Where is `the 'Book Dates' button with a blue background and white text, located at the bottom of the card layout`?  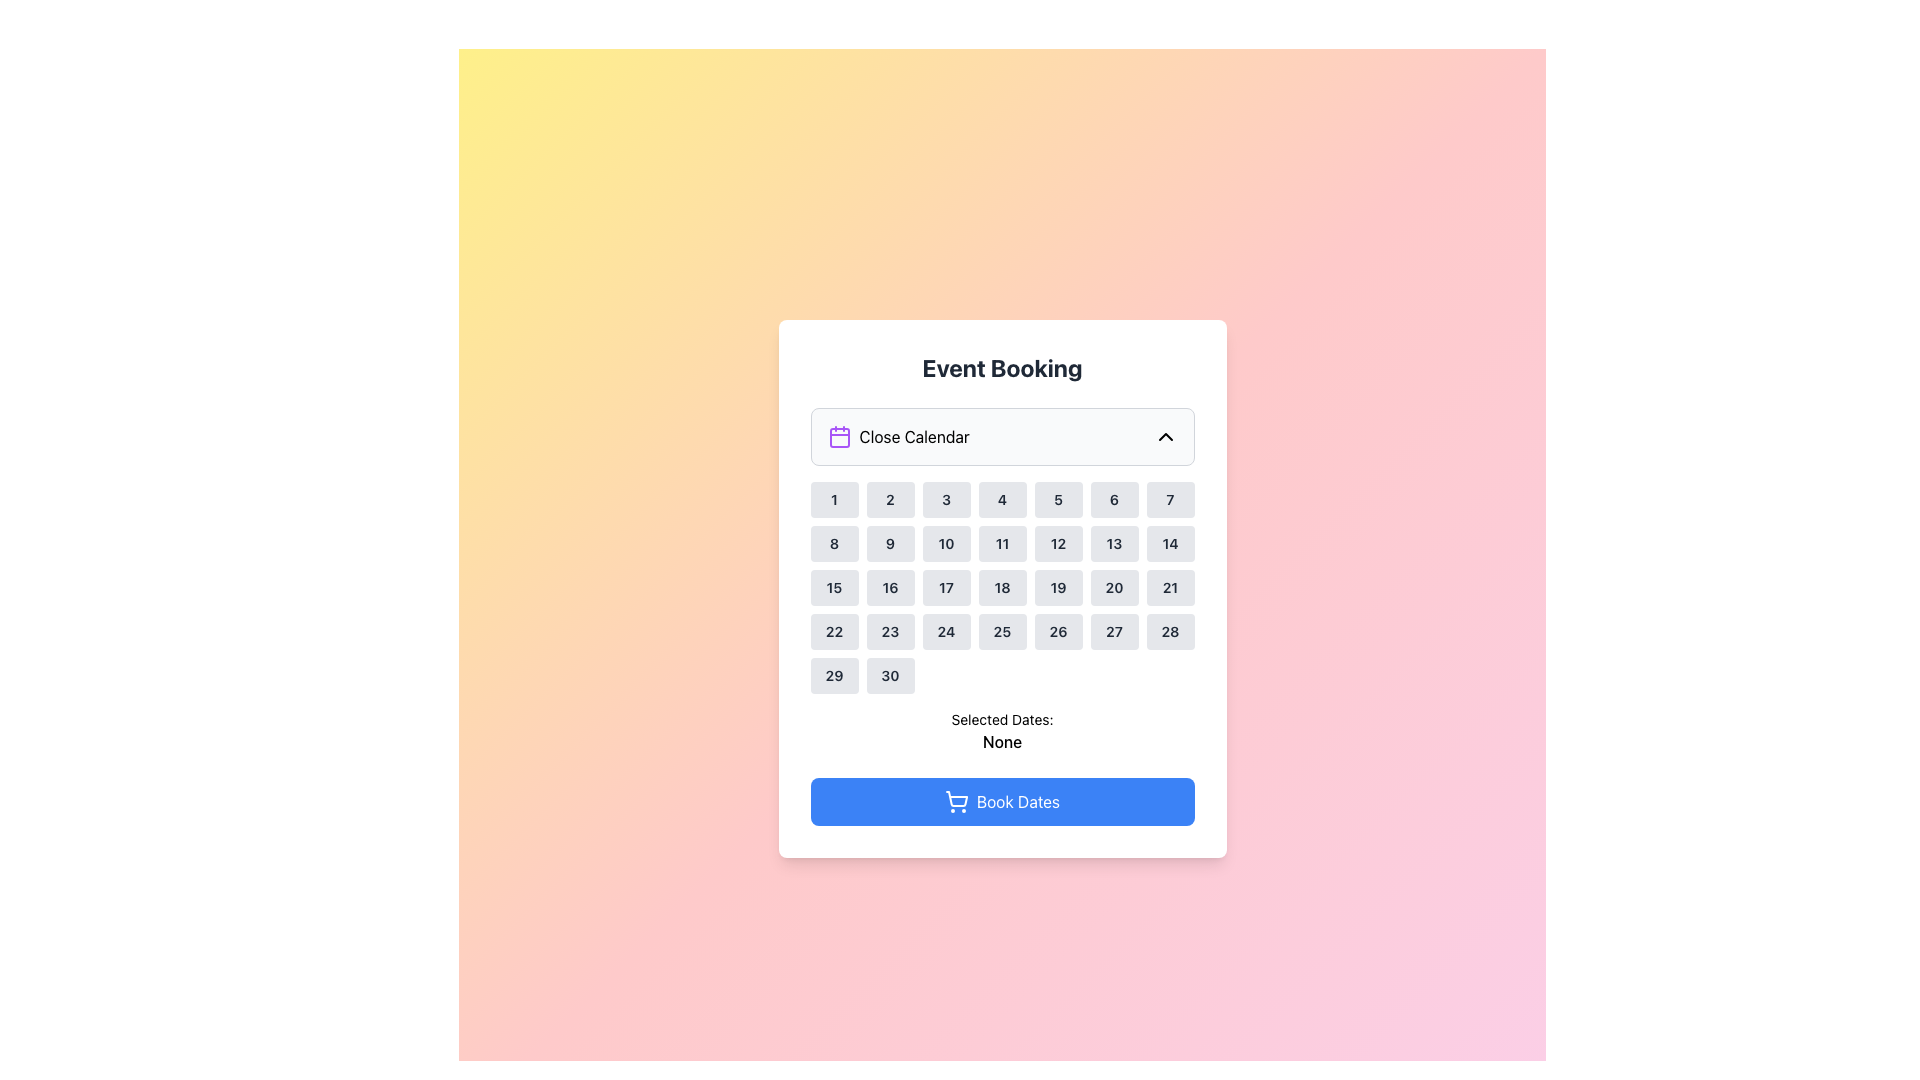 the 'Book Dates' button with a blue background and white text, located at the bottom of the card layout is located at coordinates (1002, 801).